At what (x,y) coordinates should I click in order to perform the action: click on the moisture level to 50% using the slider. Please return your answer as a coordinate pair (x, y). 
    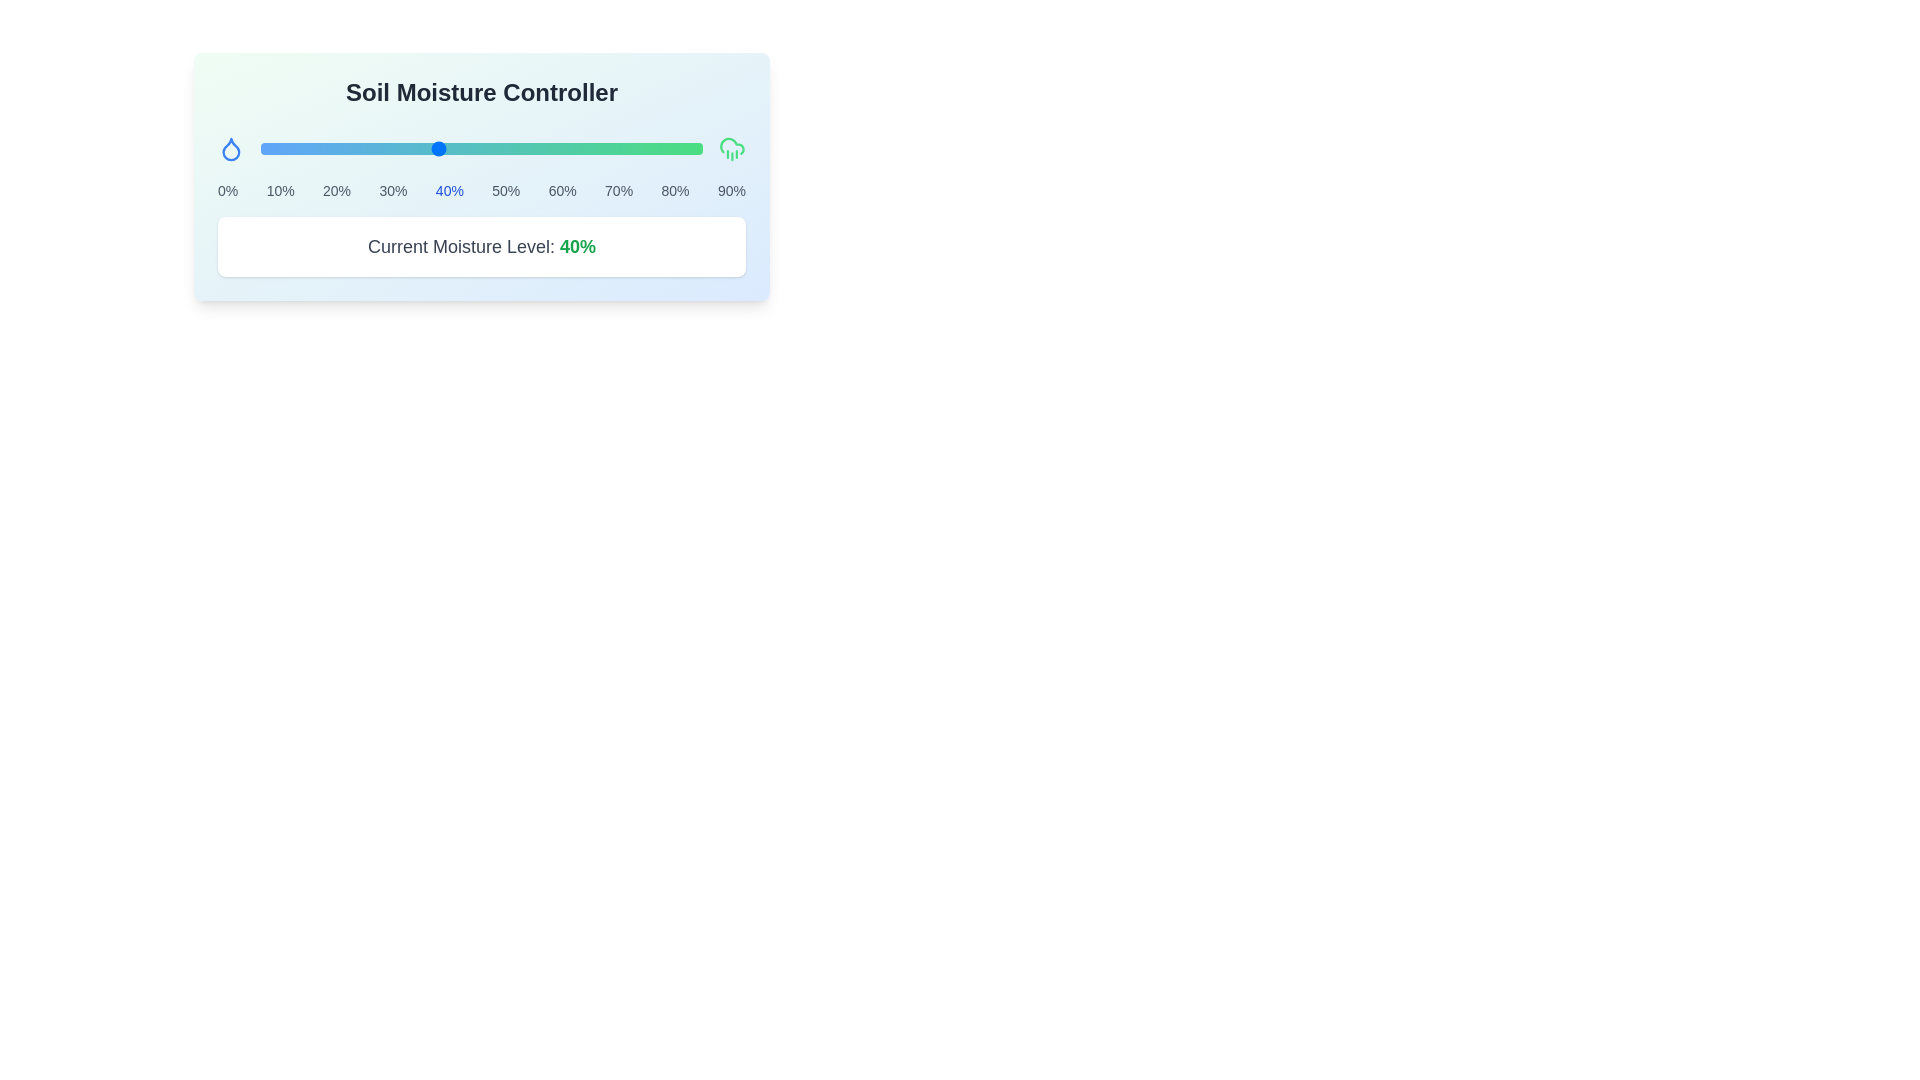
    Looking at the image, I should click on (481, 148).